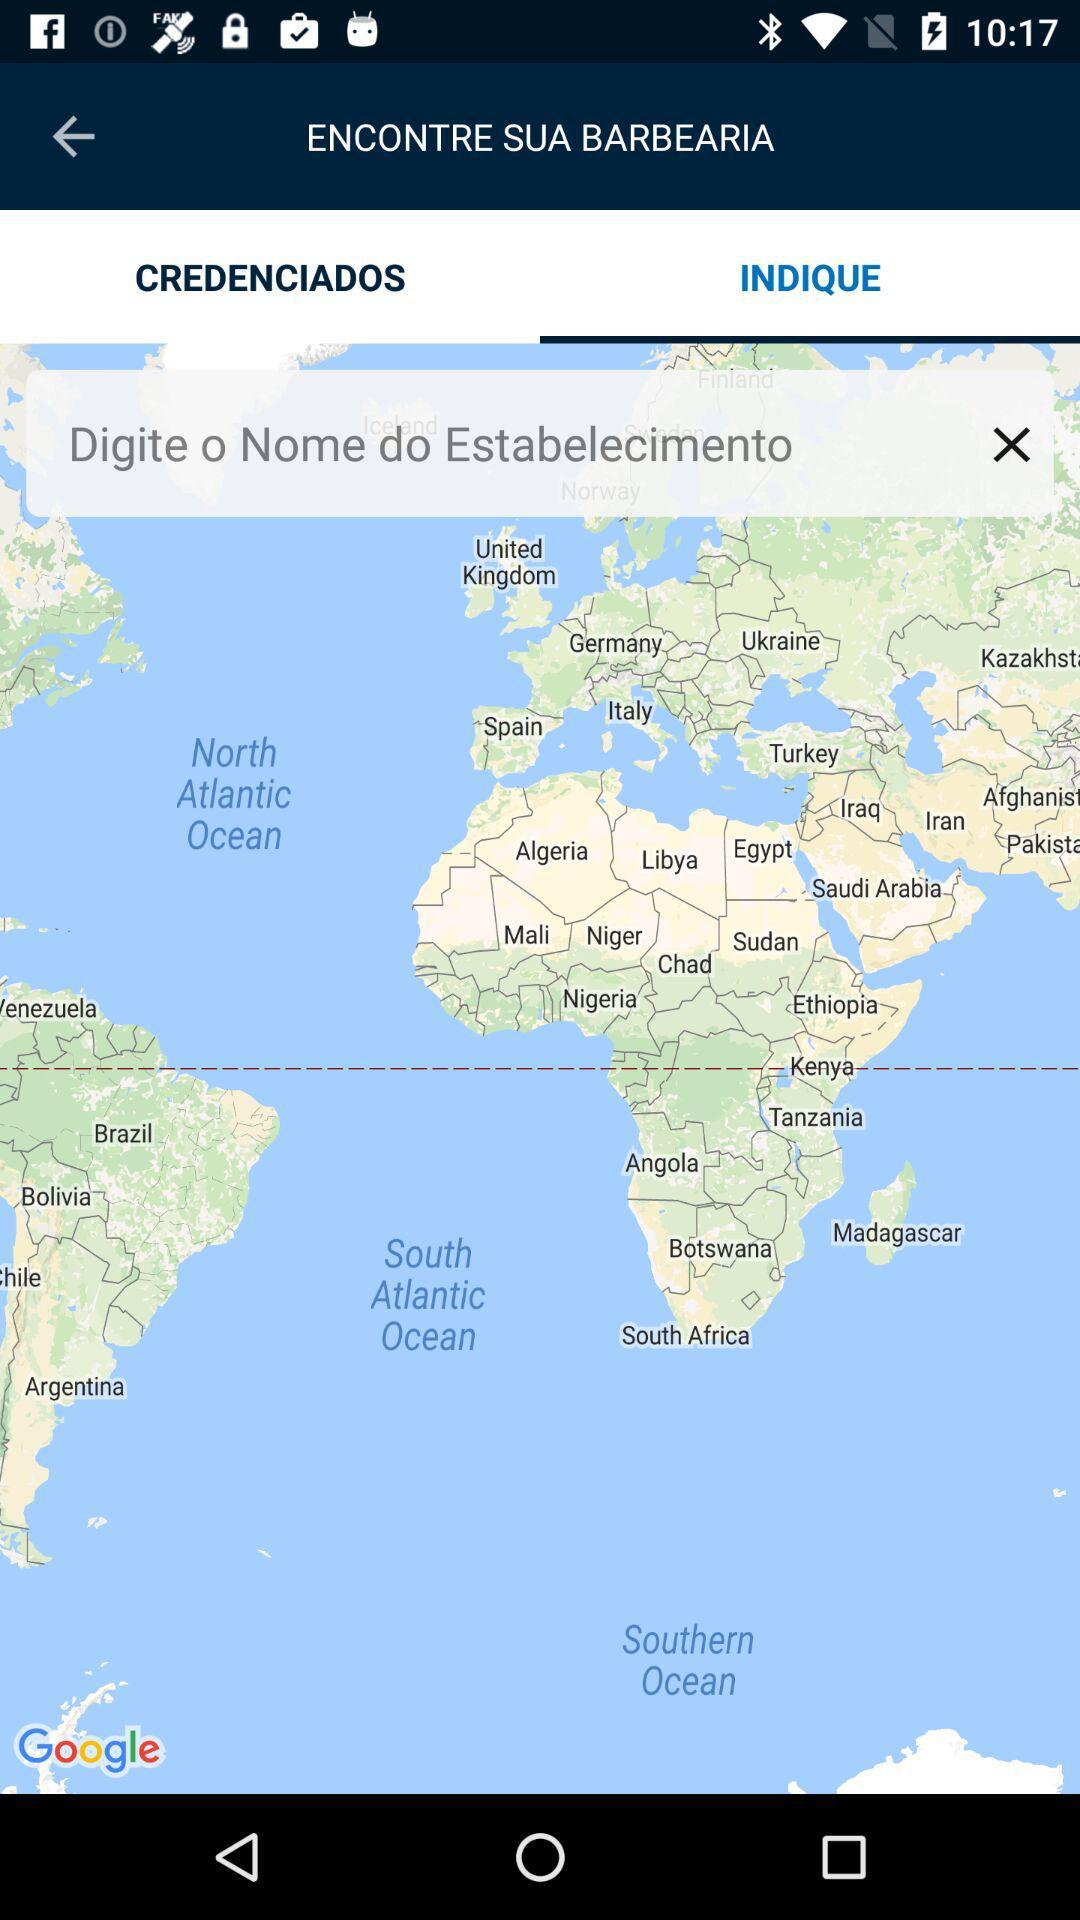 This screenshot has width=1080, height=1920. I want to click on window, so click(1011, 443).